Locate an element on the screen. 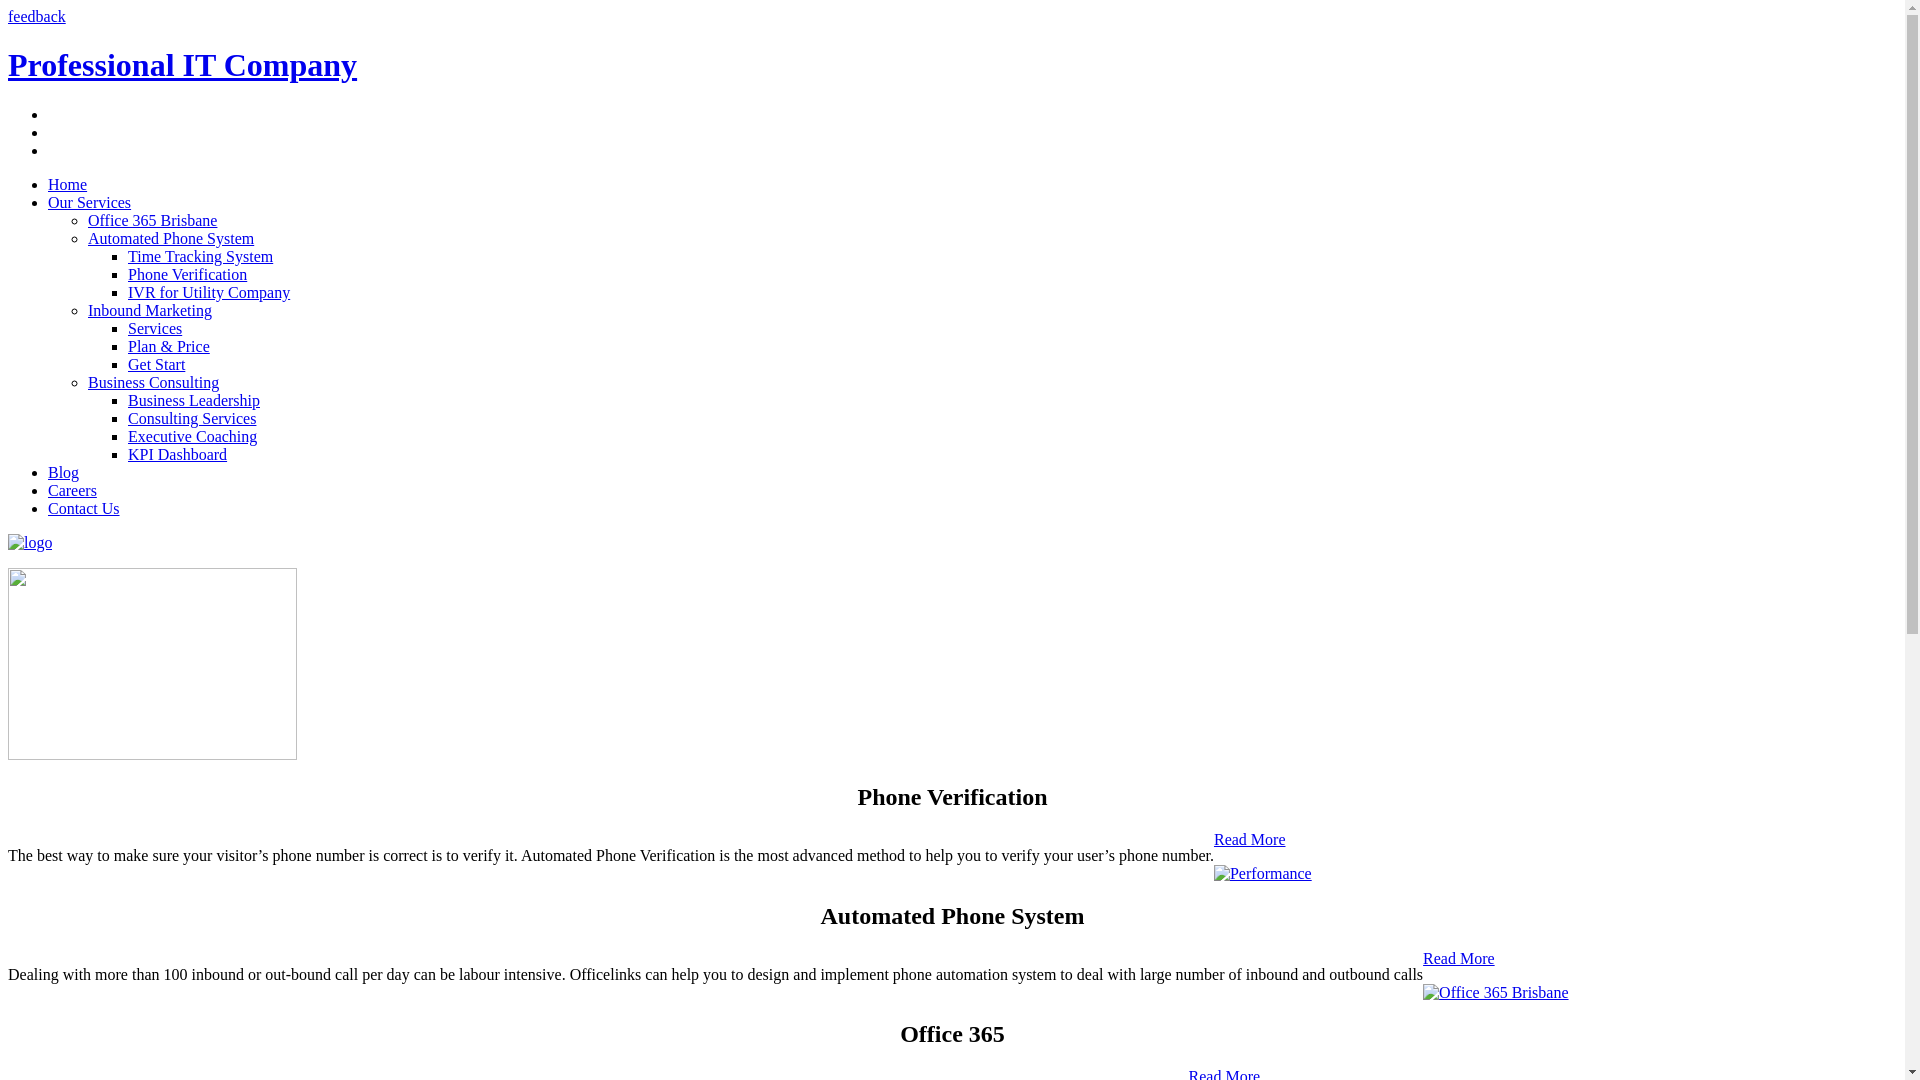 The height and width of the screenshot is (1080, 1920). 'Services' is located at coordinates (153, 327).